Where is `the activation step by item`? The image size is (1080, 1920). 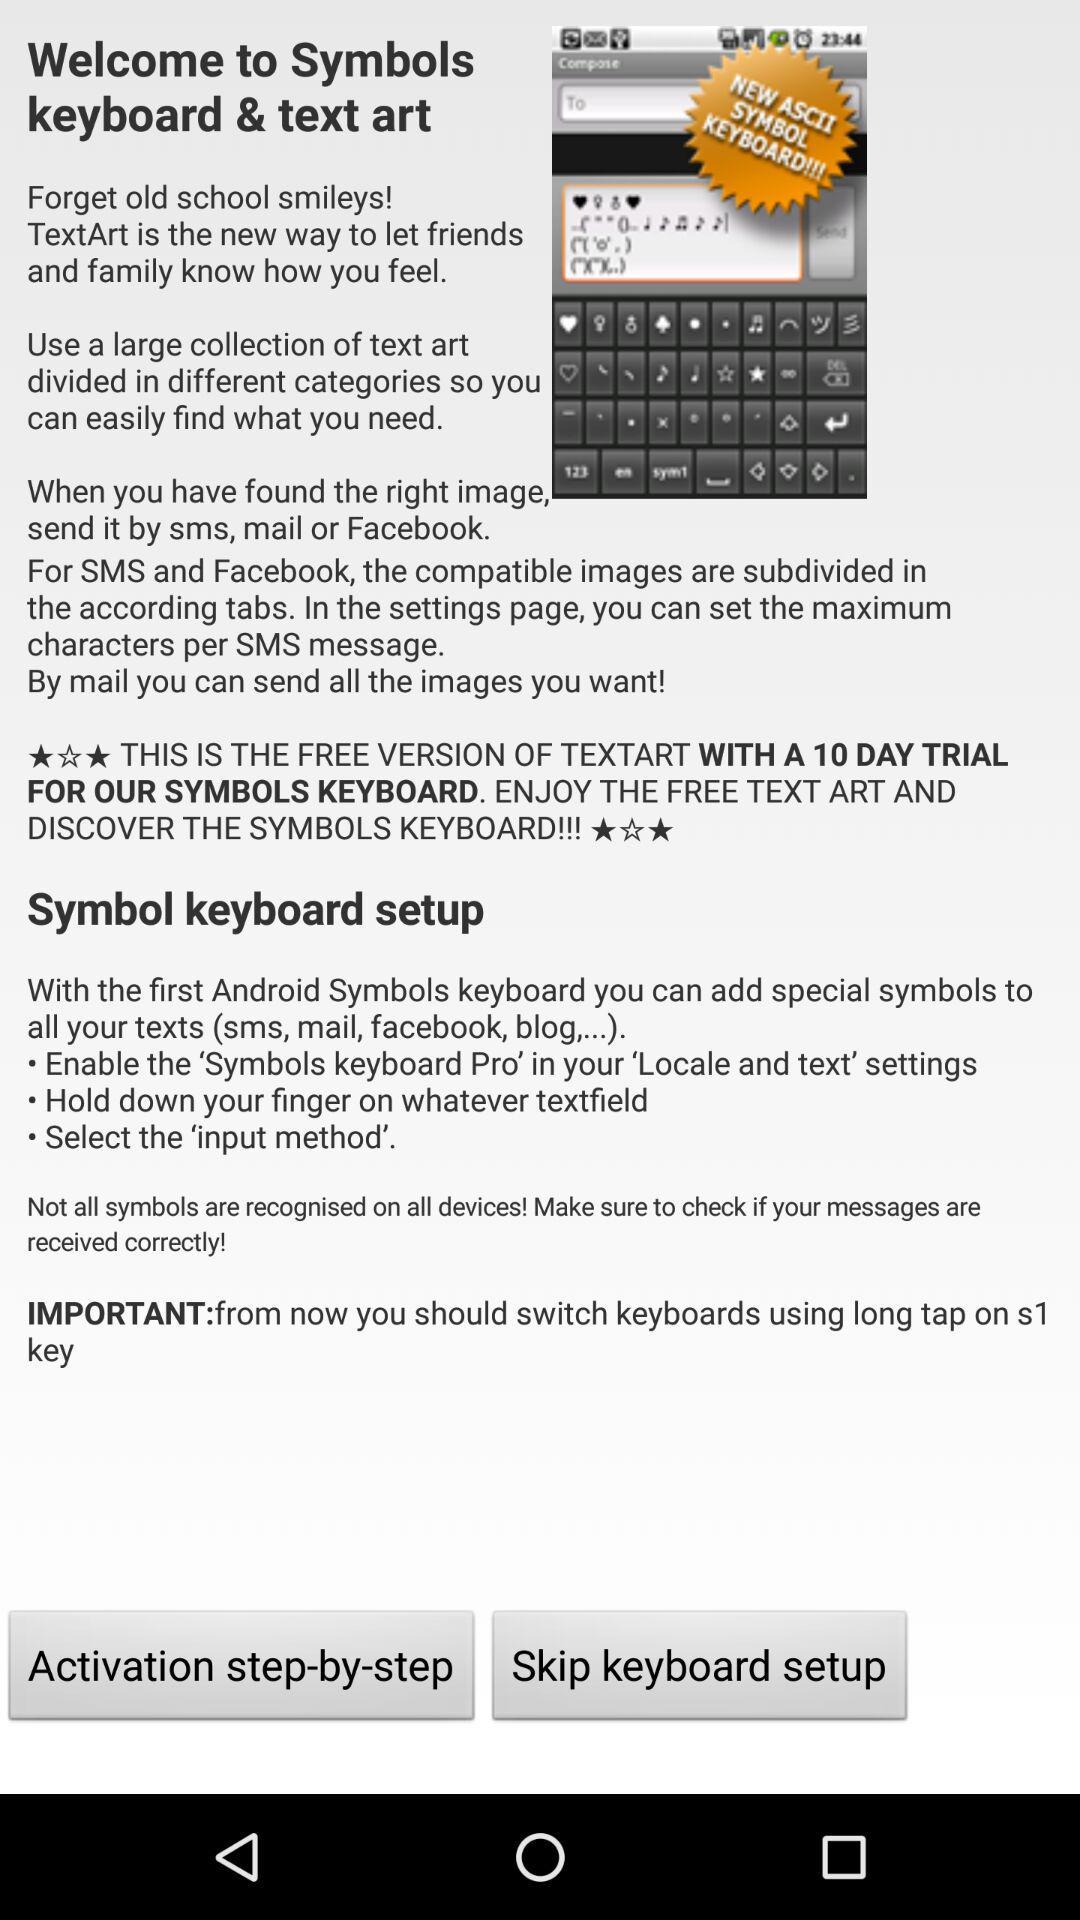 the activation step by item is located at coordinates (240, 1670).